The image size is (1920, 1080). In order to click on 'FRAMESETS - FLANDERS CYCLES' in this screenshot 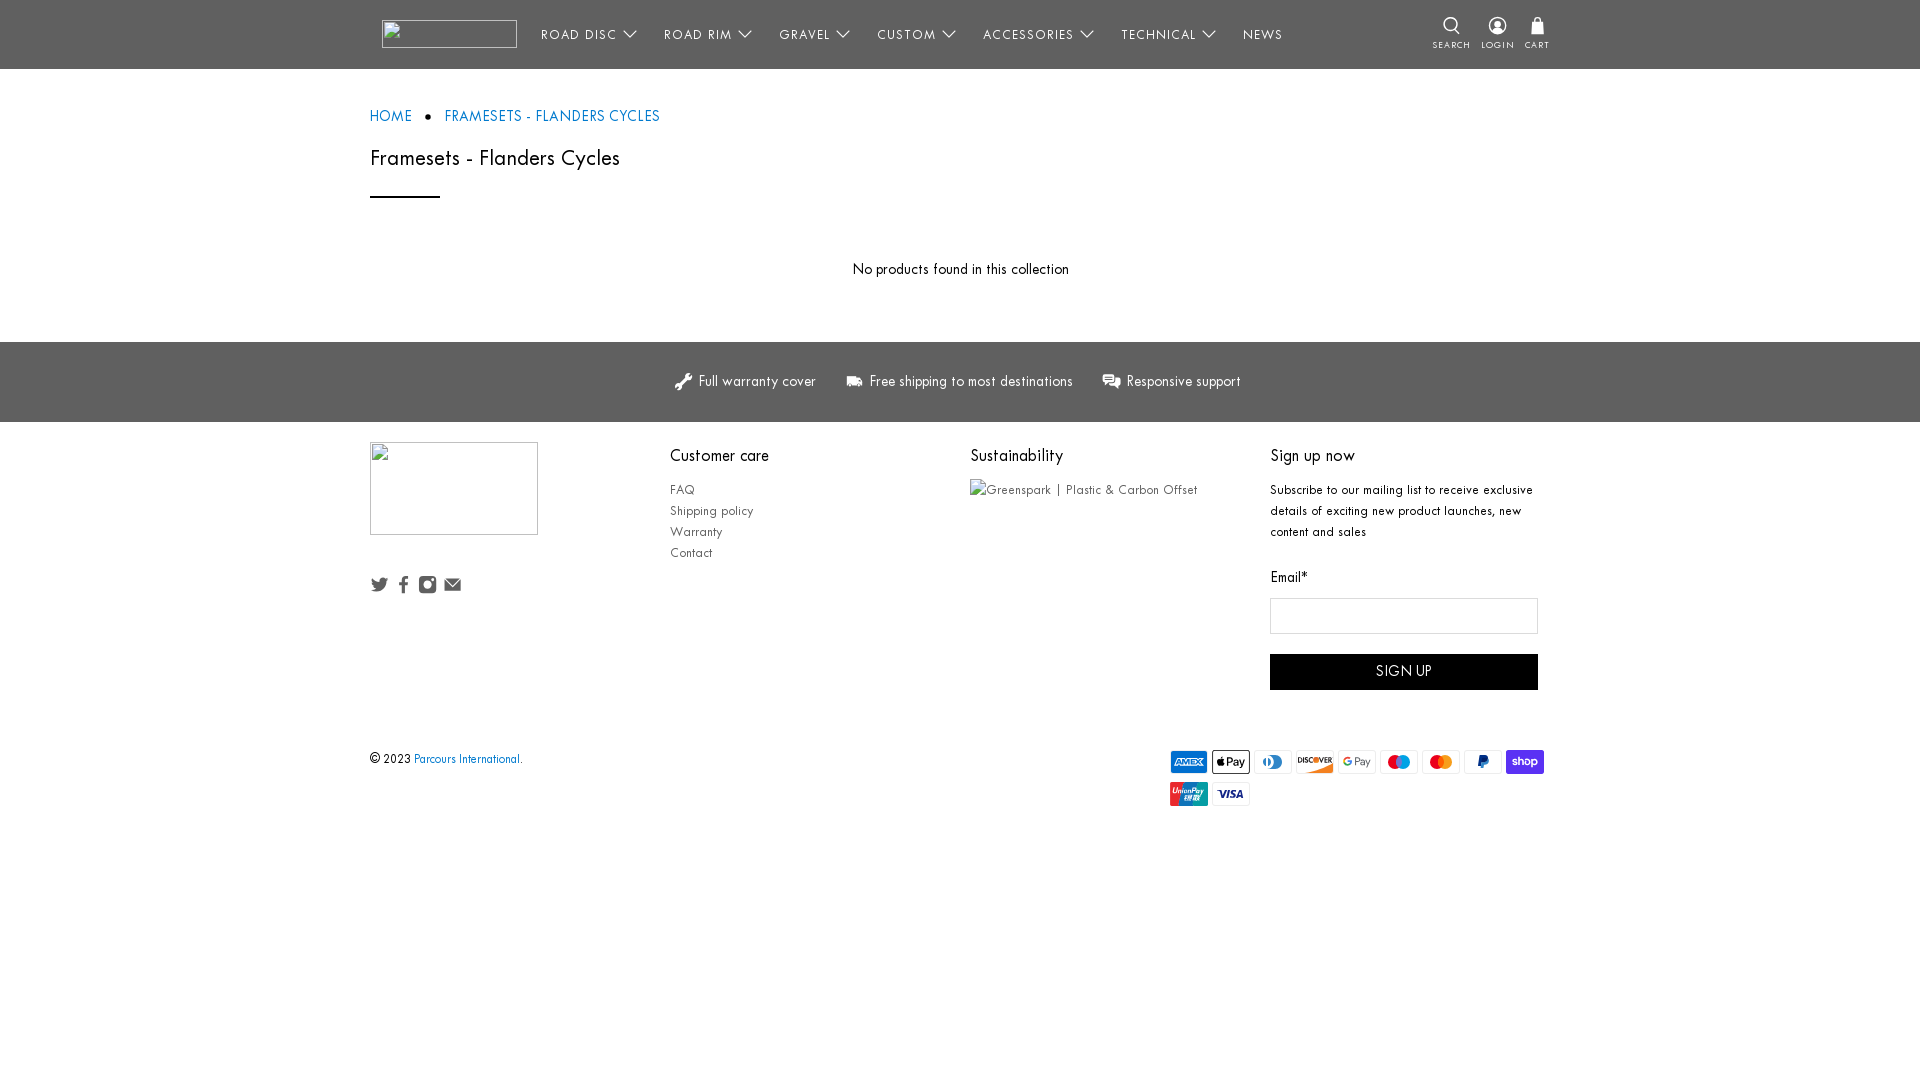, I will do `click(552, 116)`.